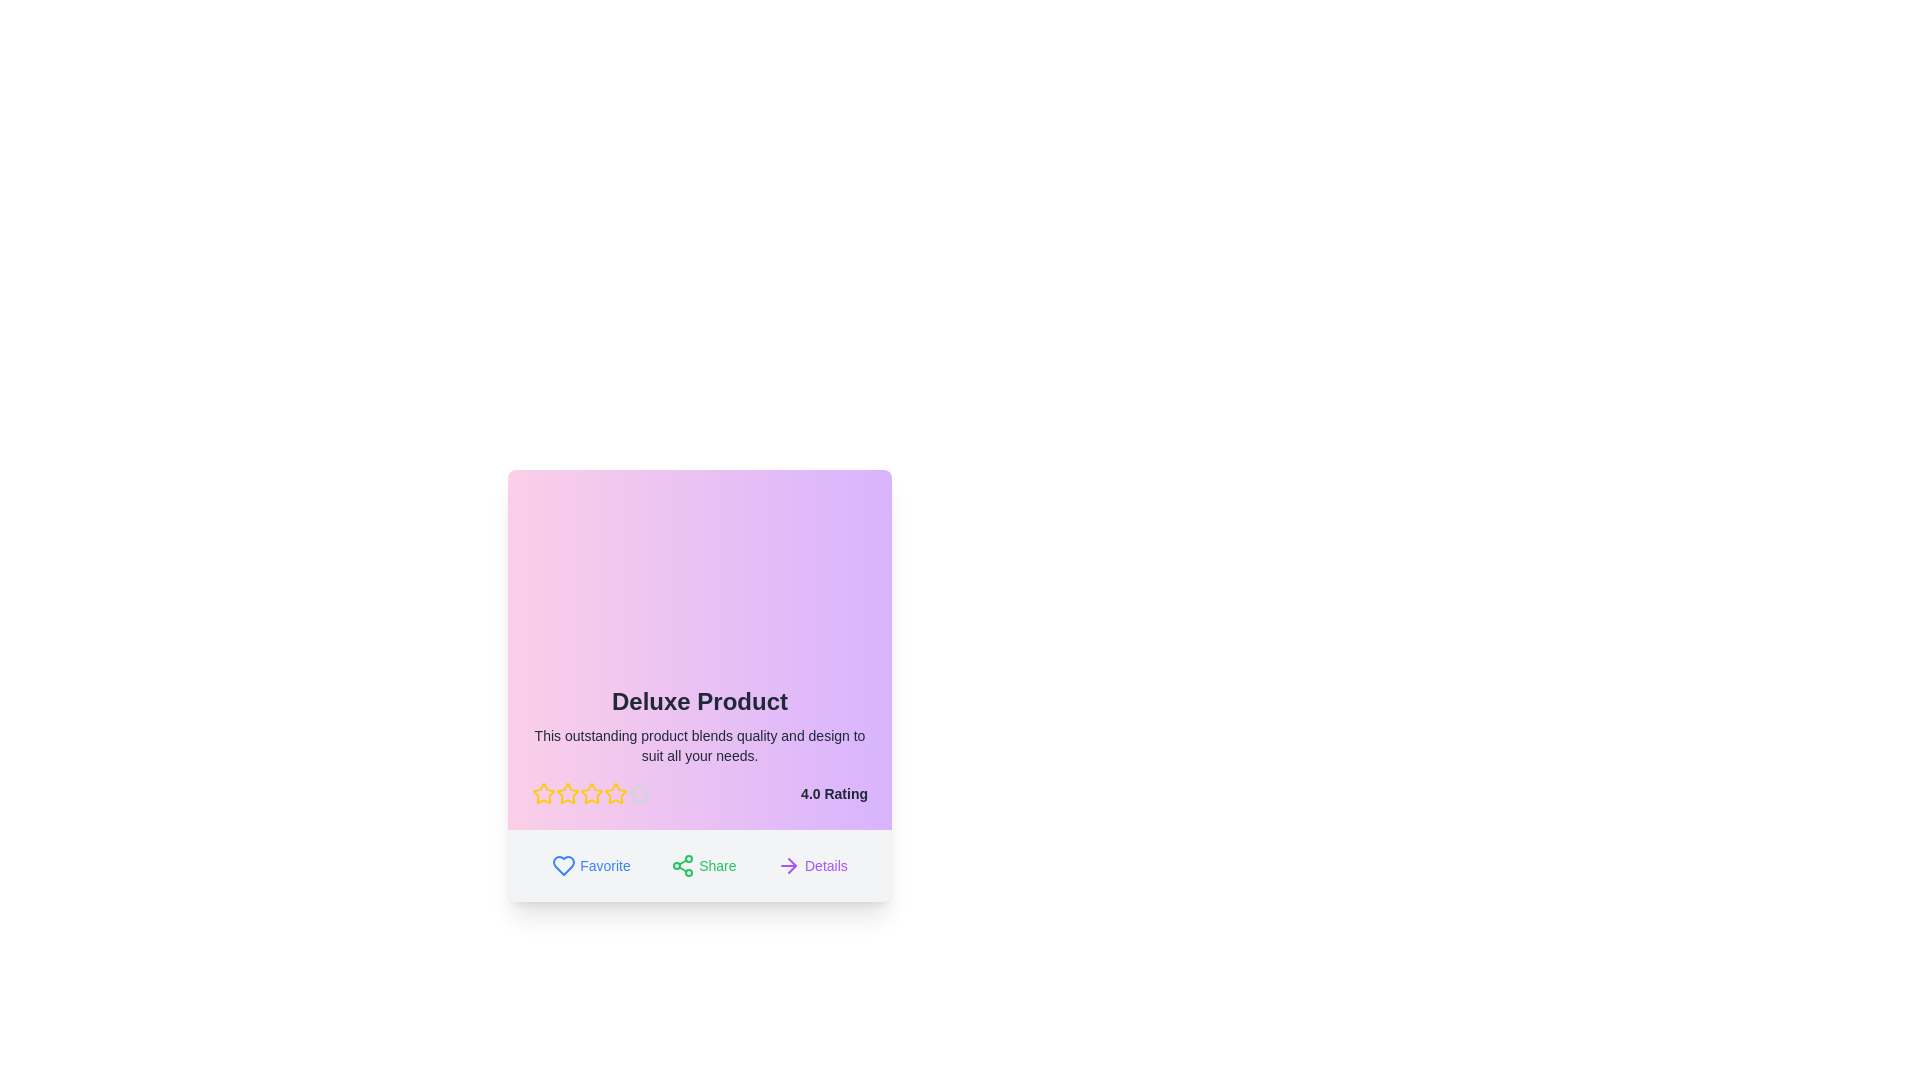 Image resolution: width=1920 pixels, height=1080 pixels. I want to click on the right-pointing arrow icon located at the bottom-right of the details section, so click(791, 865).